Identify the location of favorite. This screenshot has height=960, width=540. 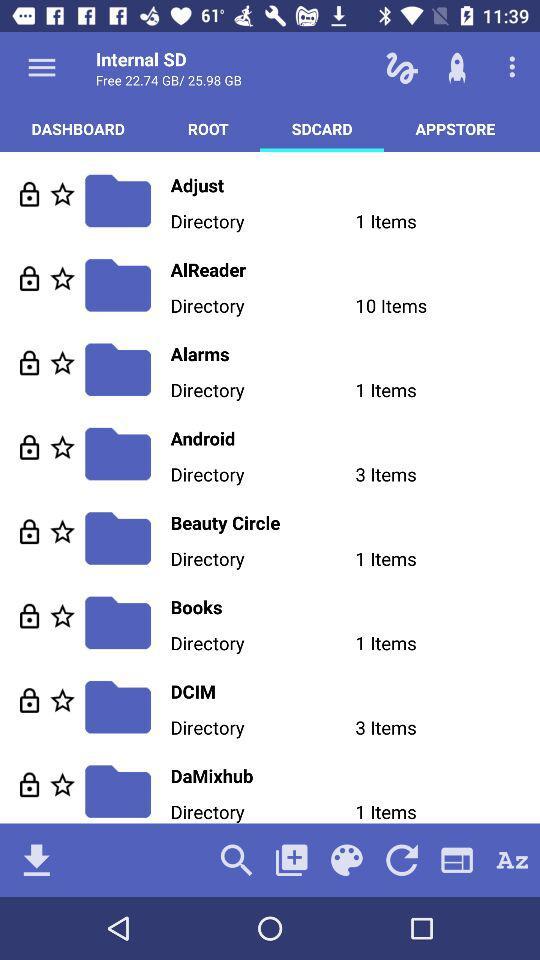
(62, 361).